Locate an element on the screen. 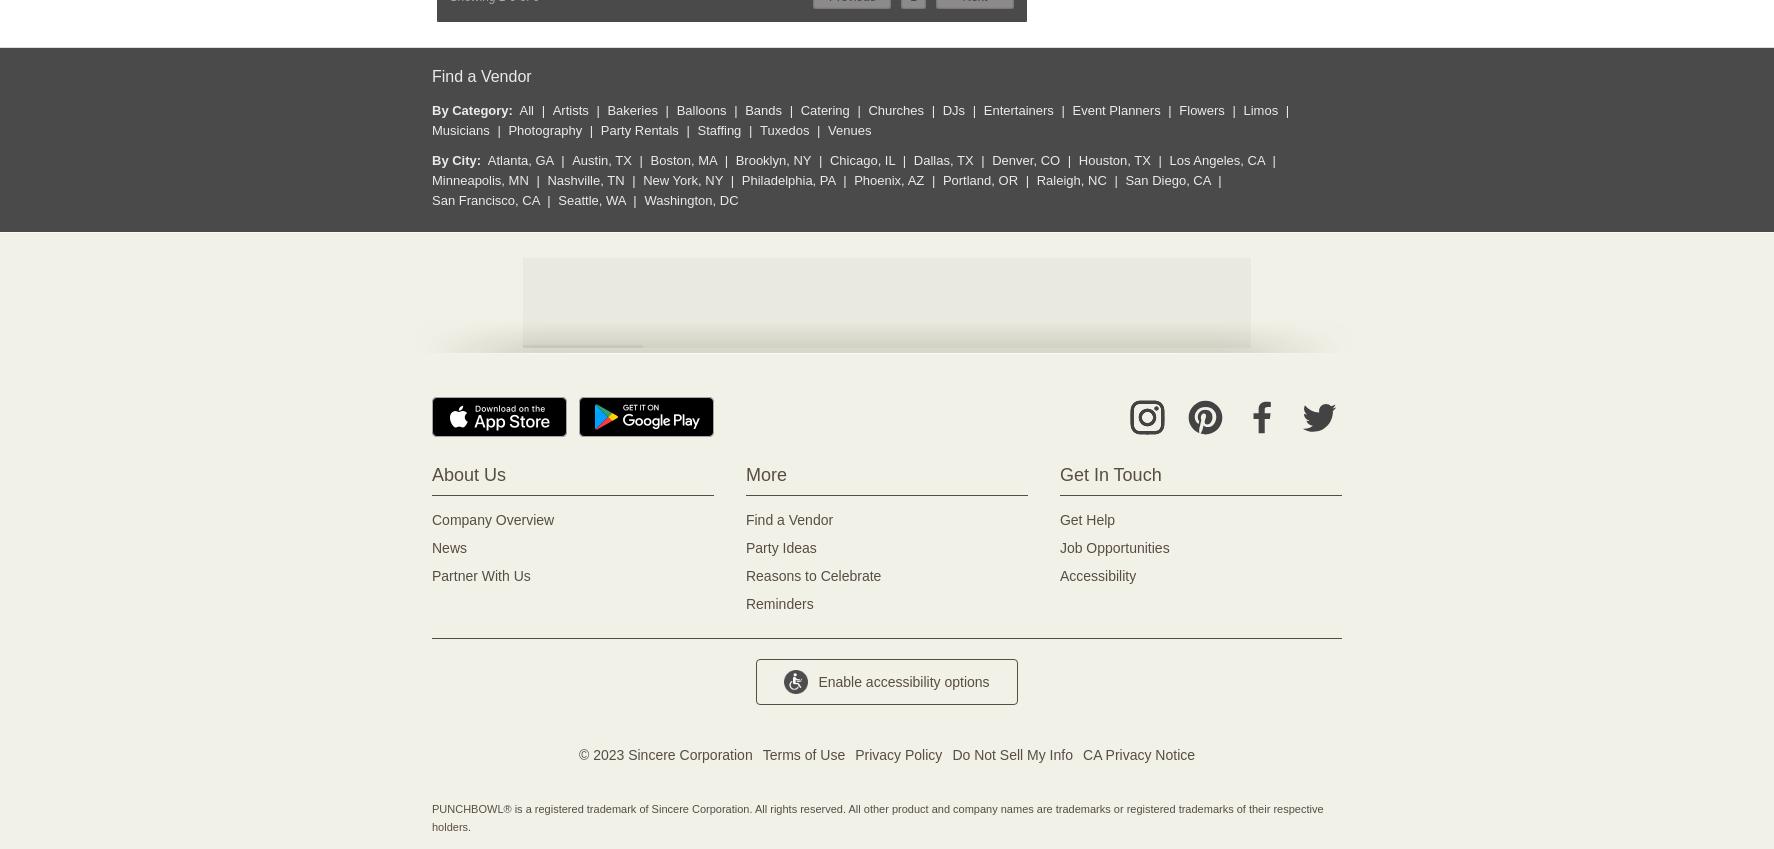 This screenshot has width=1774, height=849. 'Artists' is located at coordinates (568, 109).